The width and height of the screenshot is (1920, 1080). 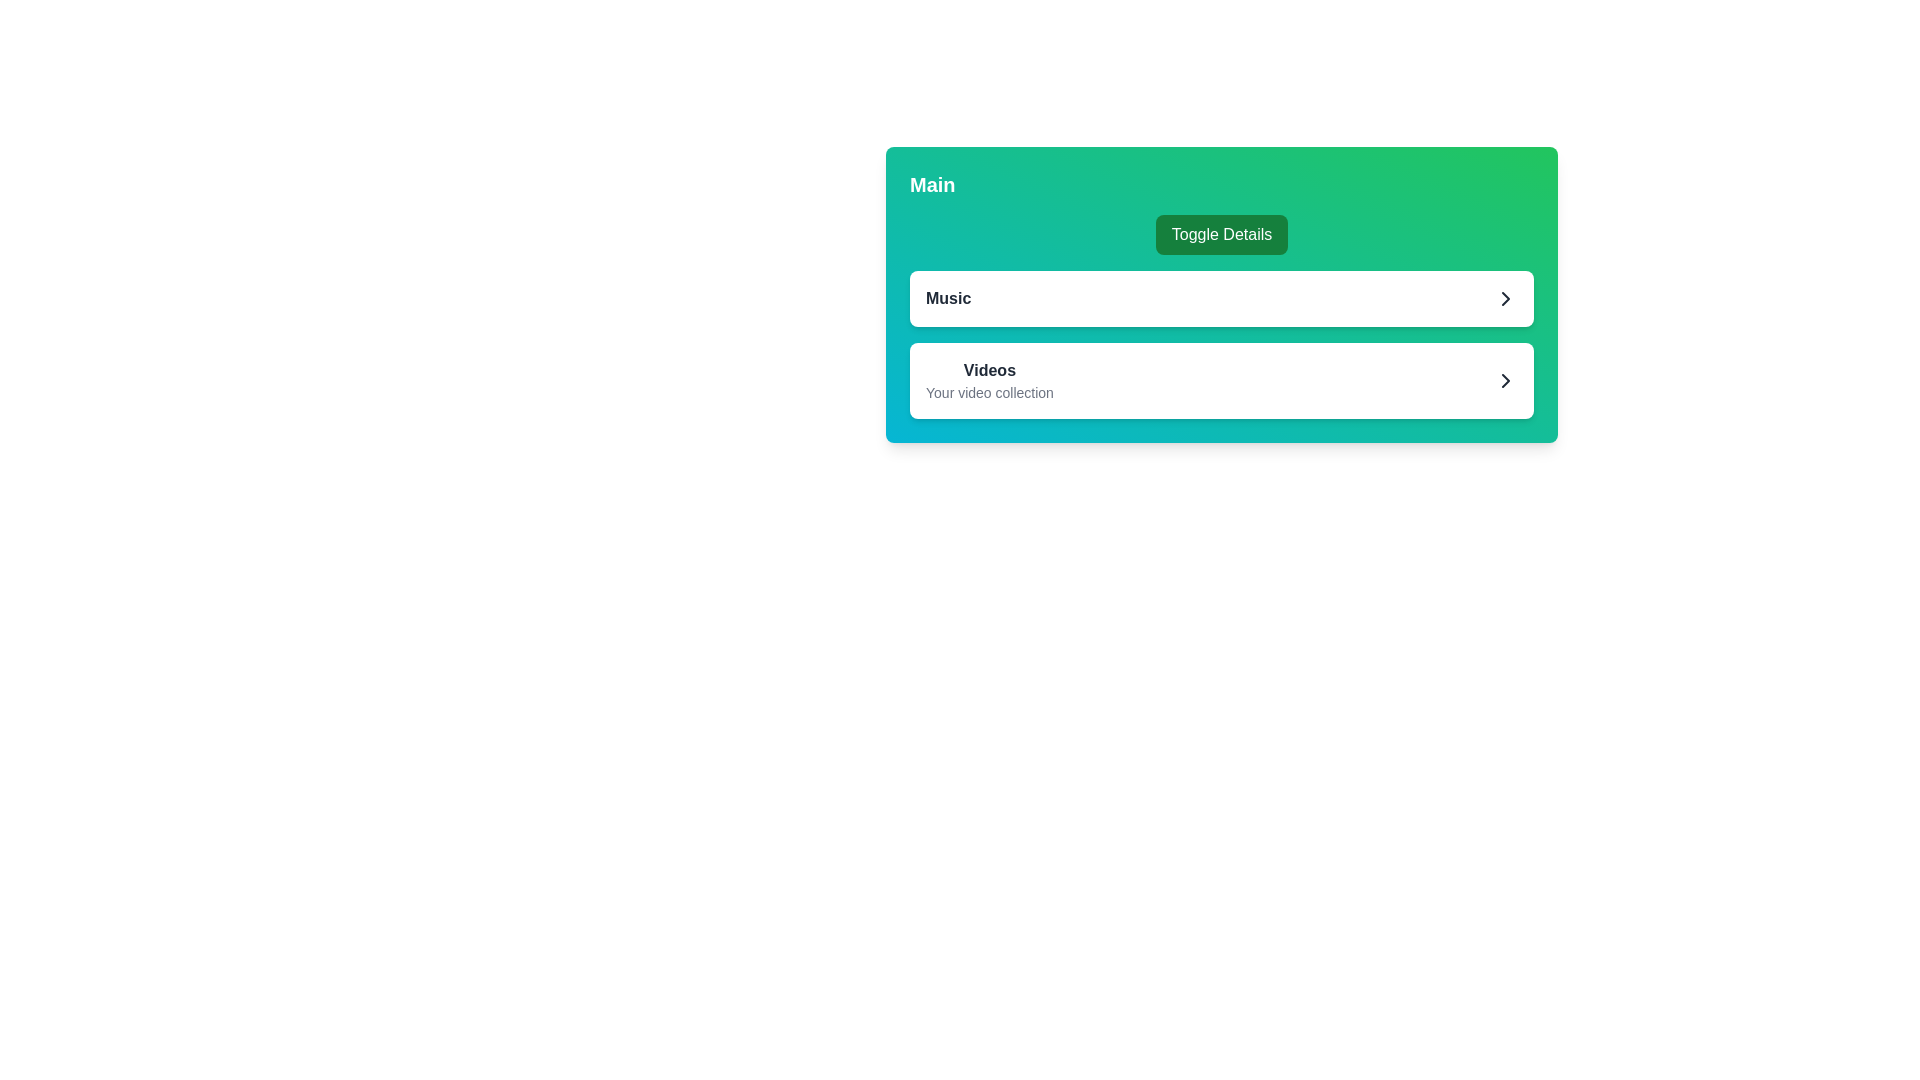 I want to click on the 'Videos' section heading text label, which is positioned above the description 'Your video collection' and located towards the right-center of the interface, so click(x=989, y=370).